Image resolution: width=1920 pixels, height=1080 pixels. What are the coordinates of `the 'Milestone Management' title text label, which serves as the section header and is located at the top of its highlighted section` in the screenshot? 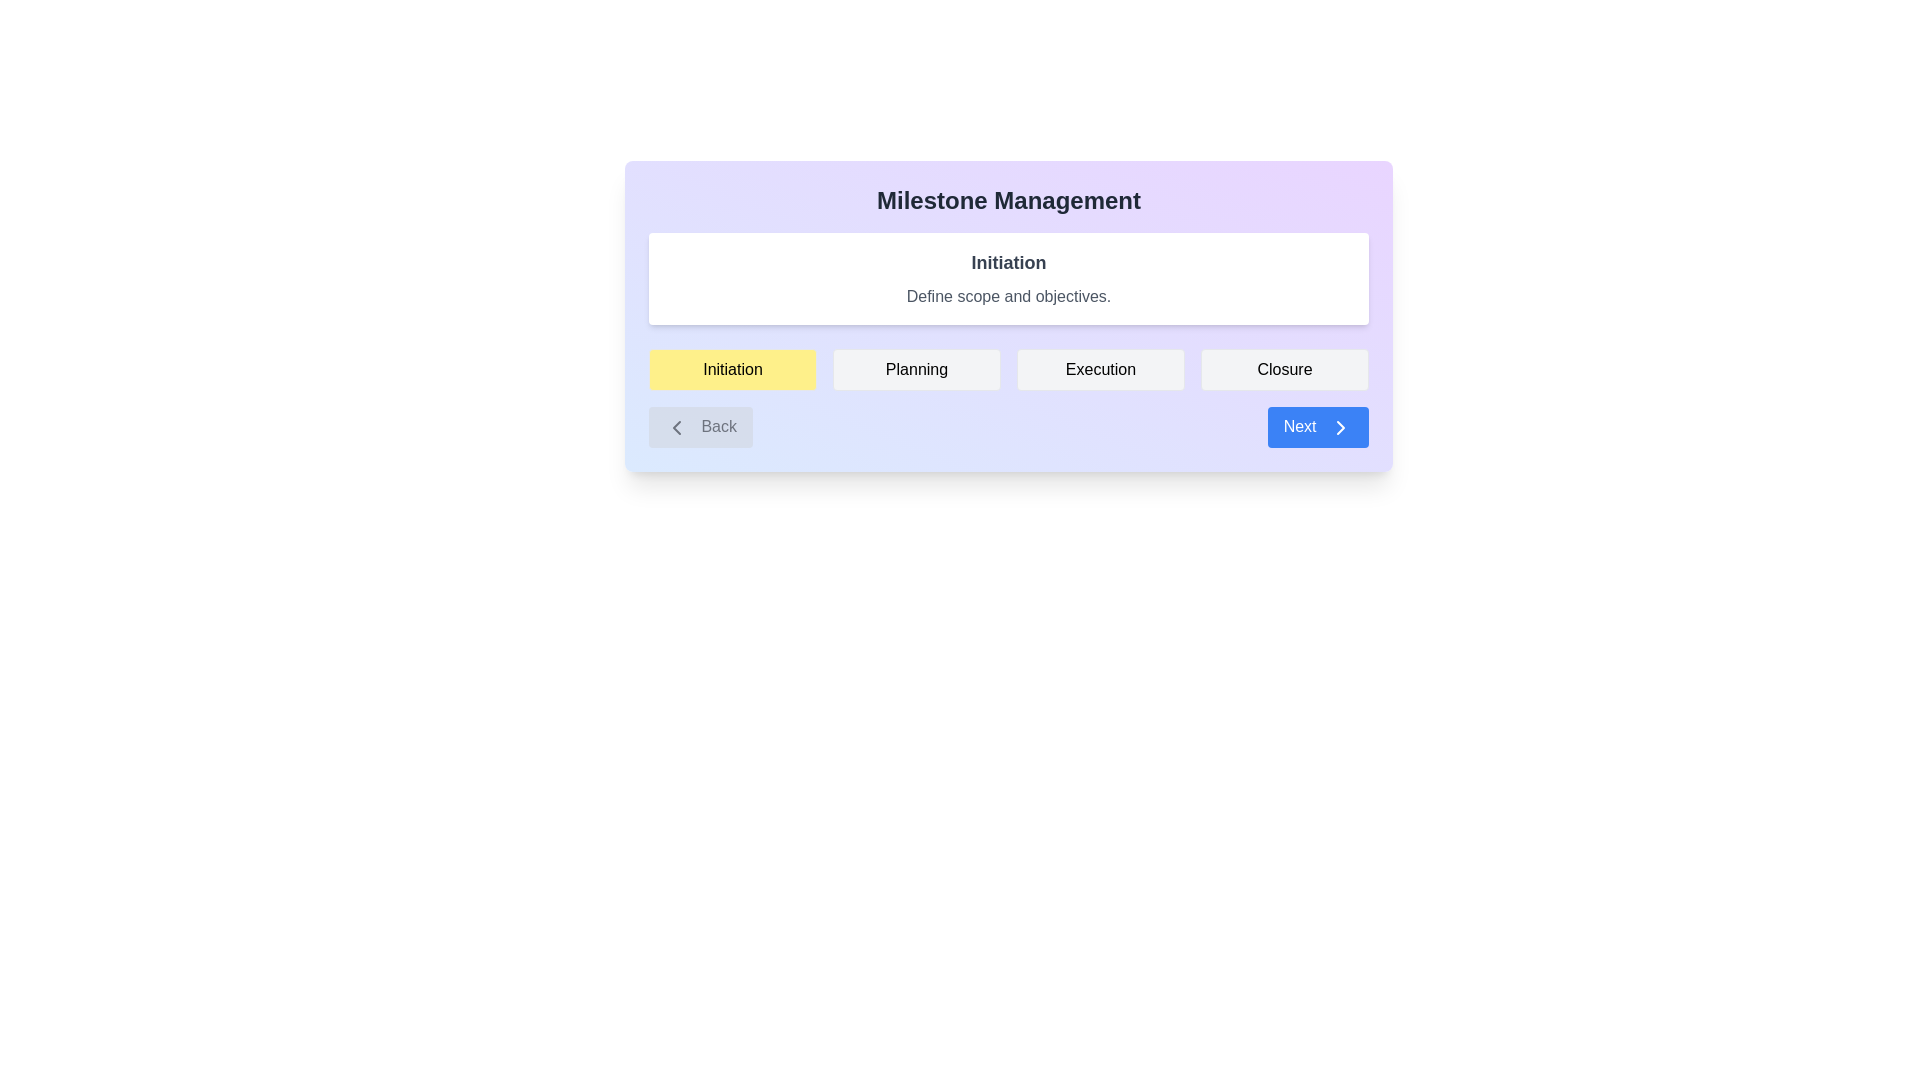 It's located at (1008, 200).